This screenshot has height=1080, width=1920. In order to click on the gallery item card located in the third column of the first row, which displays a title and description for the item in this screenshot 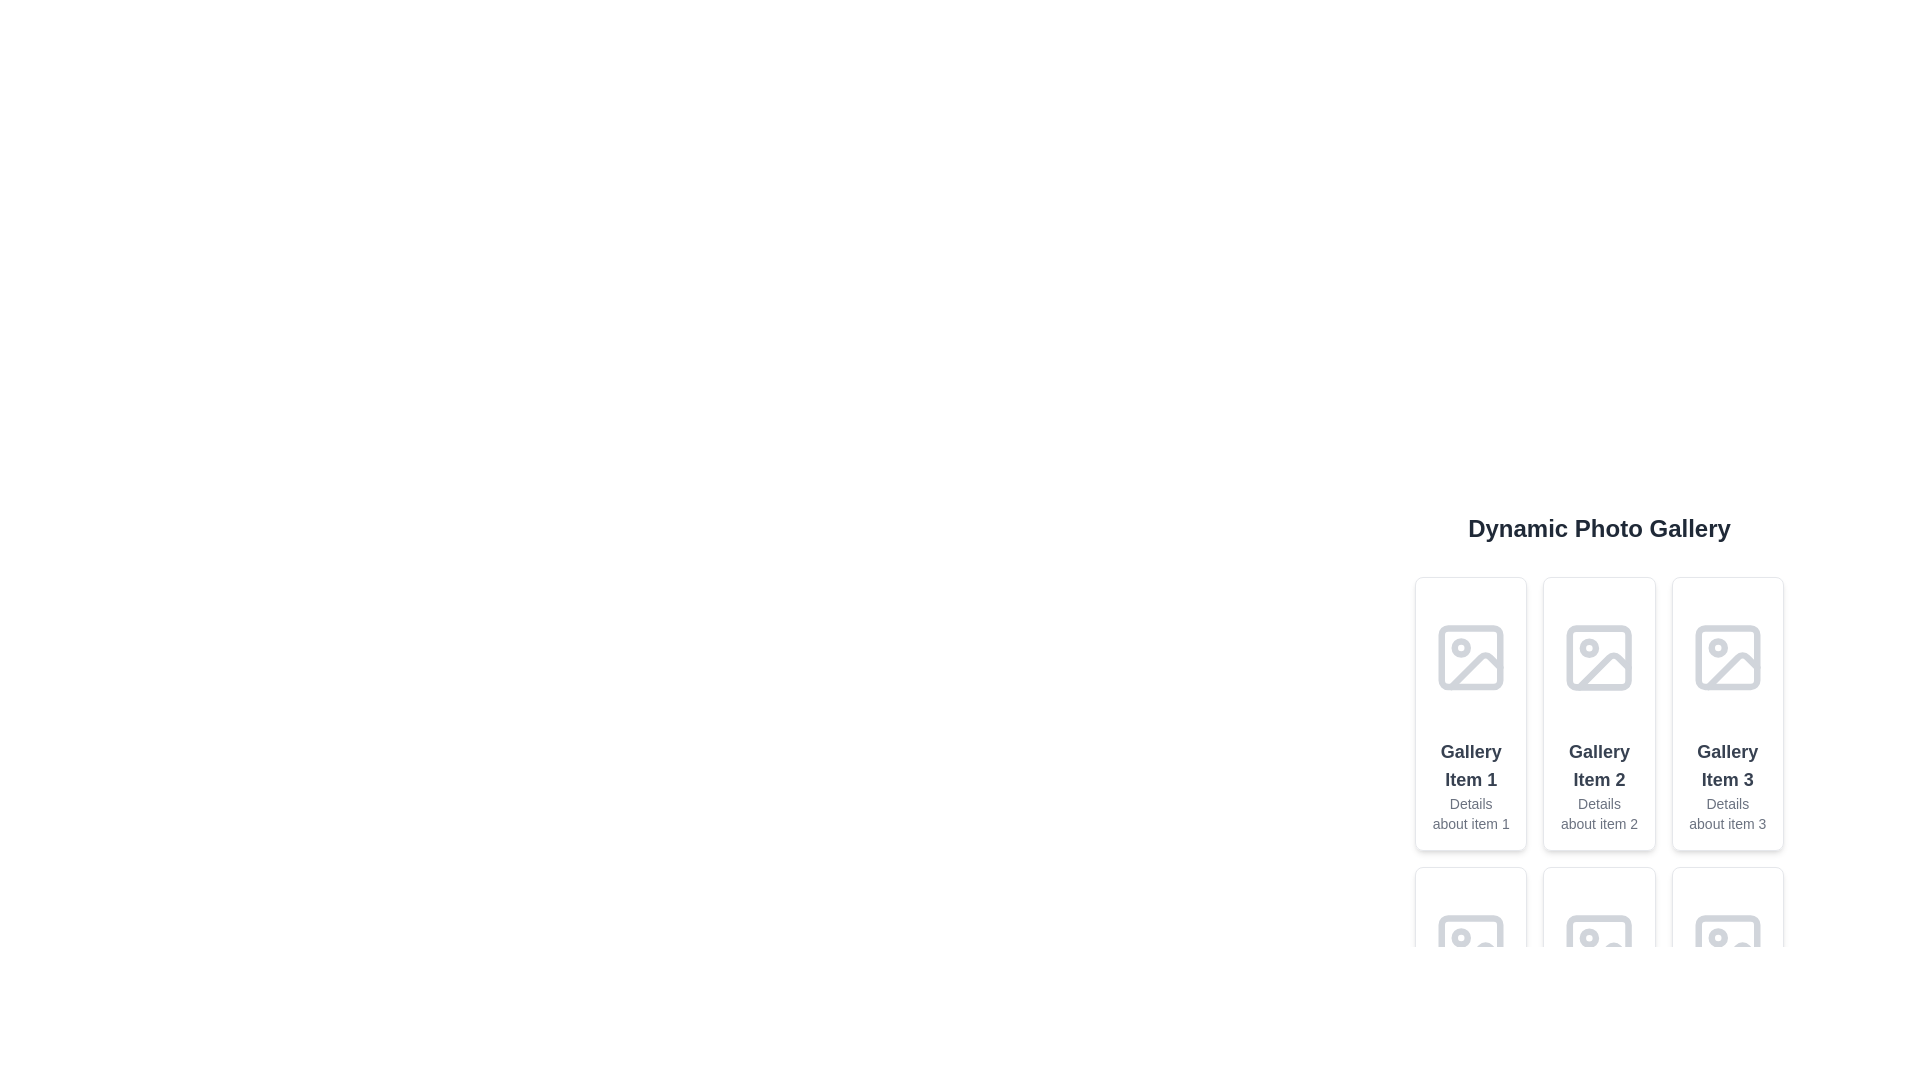, I will do `click(1726, 712)`.